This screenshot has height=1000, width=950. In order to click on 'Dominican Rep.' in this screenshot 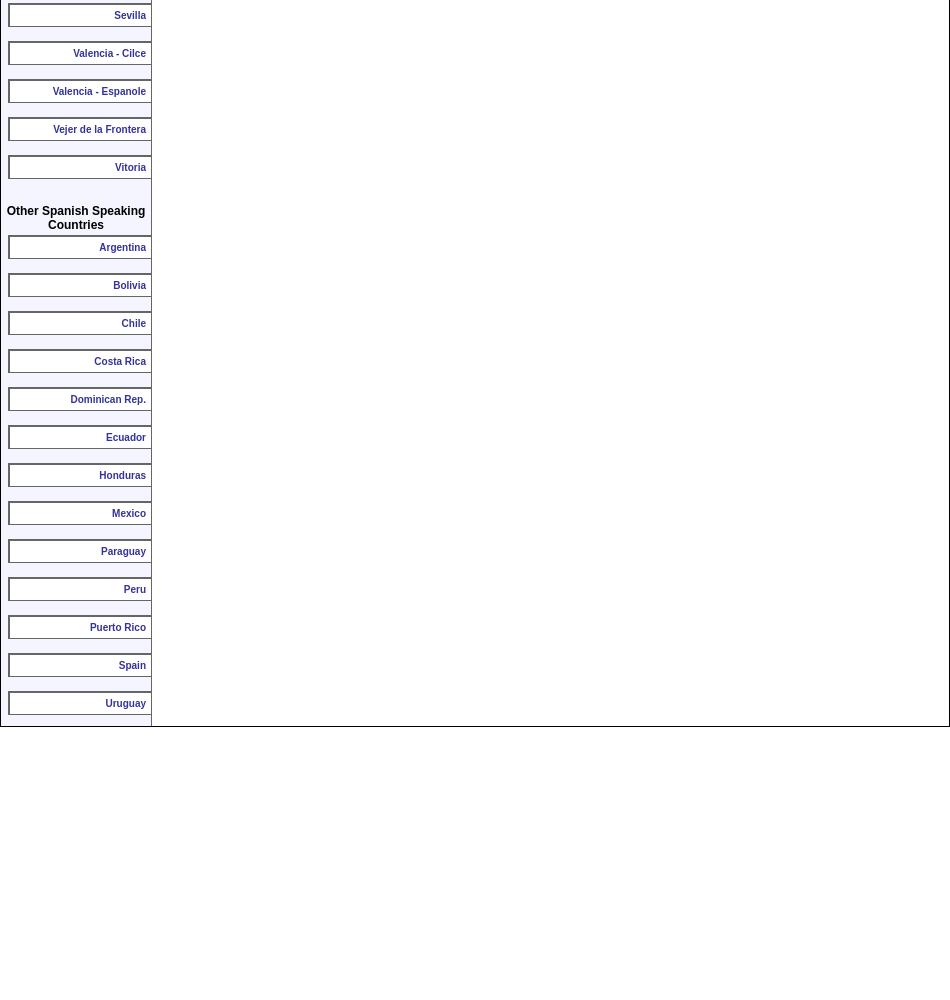, I will do `click(108, 399)`.